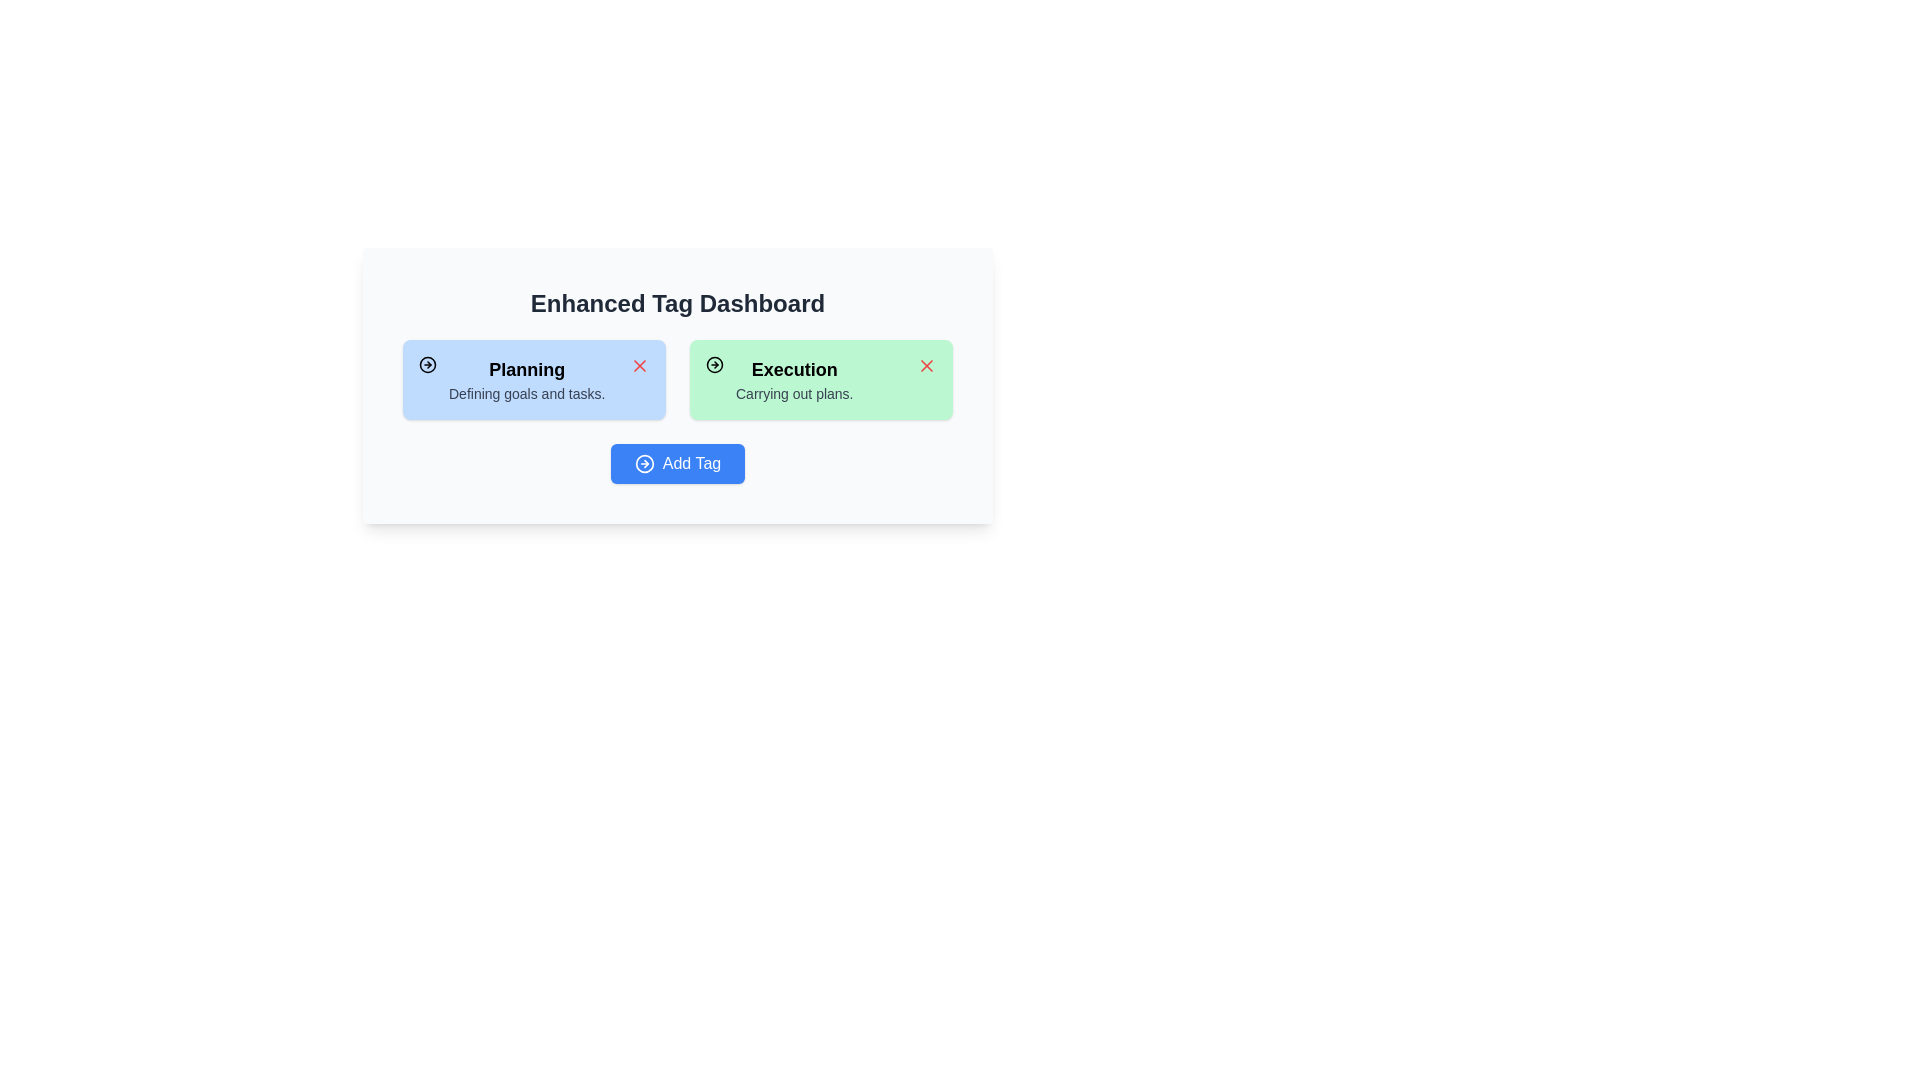 The width and height of the screenshot is (1920, 1080). Describe the element at coordinates (677, 463) in the screenshot. I see `the 'Add Tag' button located at the bottom center of the dashboard` at that location.